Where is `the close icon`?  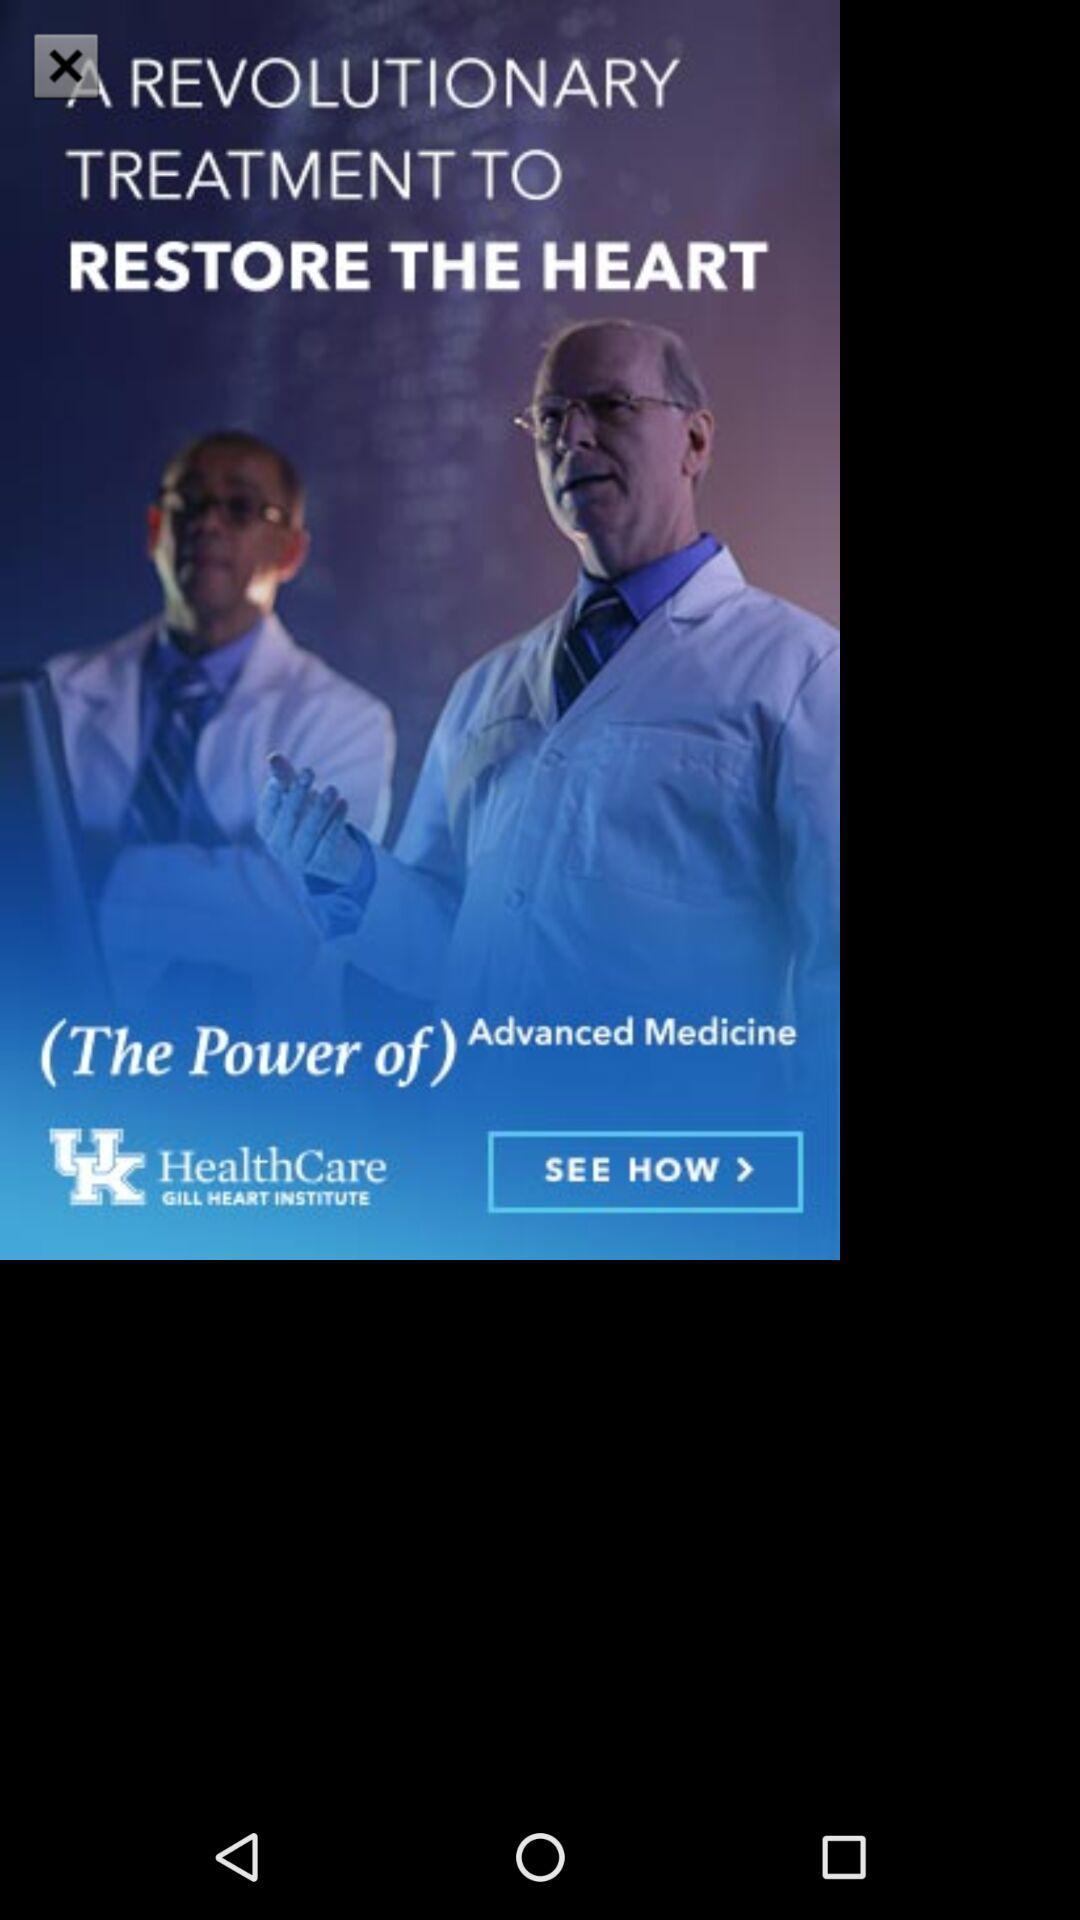 the close icon is located at coordinates (64, 70).